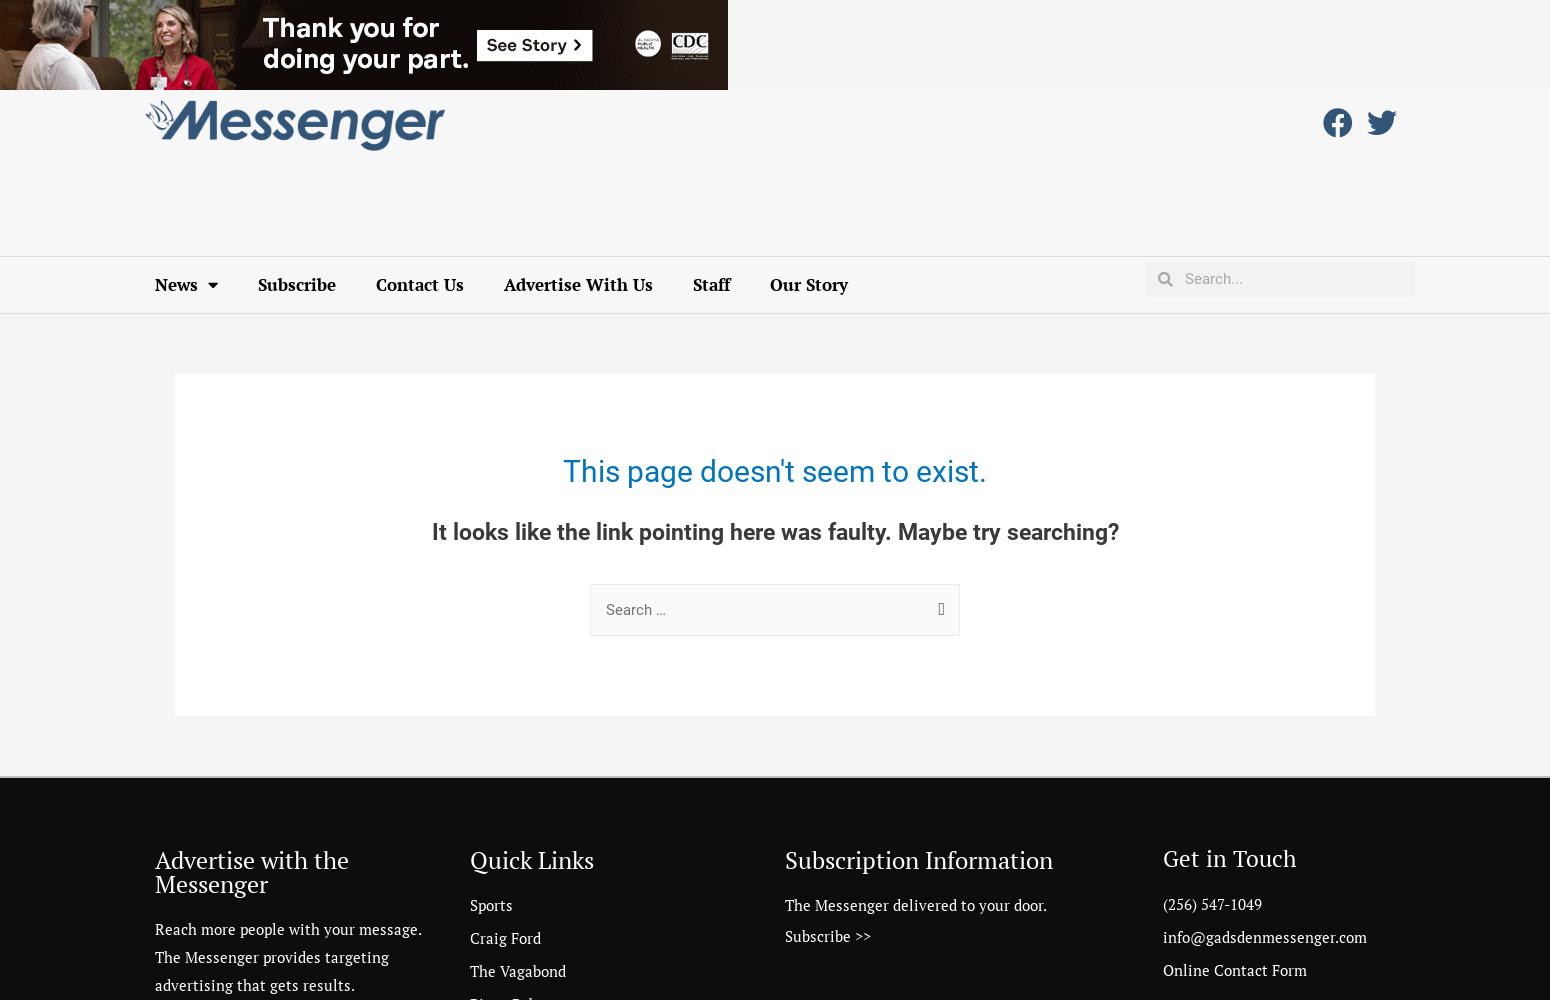 This screenshot has height=1000, width=1550. What do you see at coordinates (784, 905) in the screenshot?
I see `'The Messenger delivered to your door.'` at bounding box center [784, 905].